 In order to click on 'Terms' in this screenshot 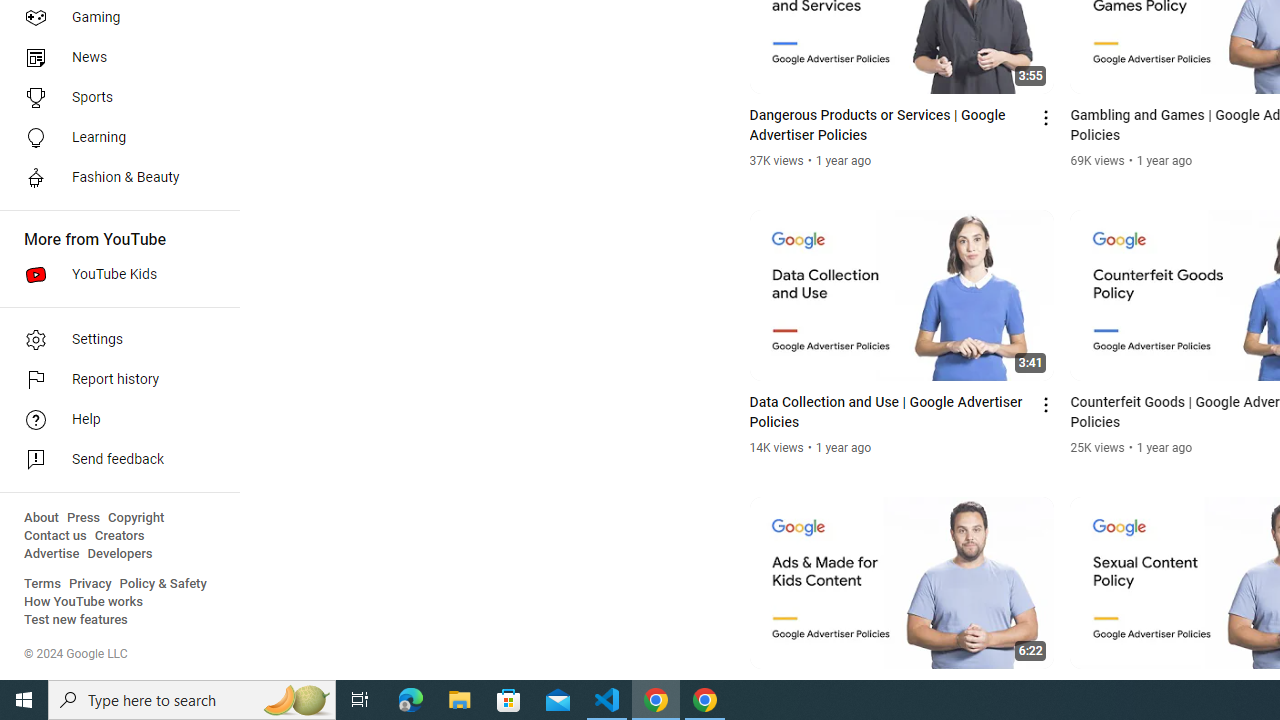, I will do `click(42, 584)`.